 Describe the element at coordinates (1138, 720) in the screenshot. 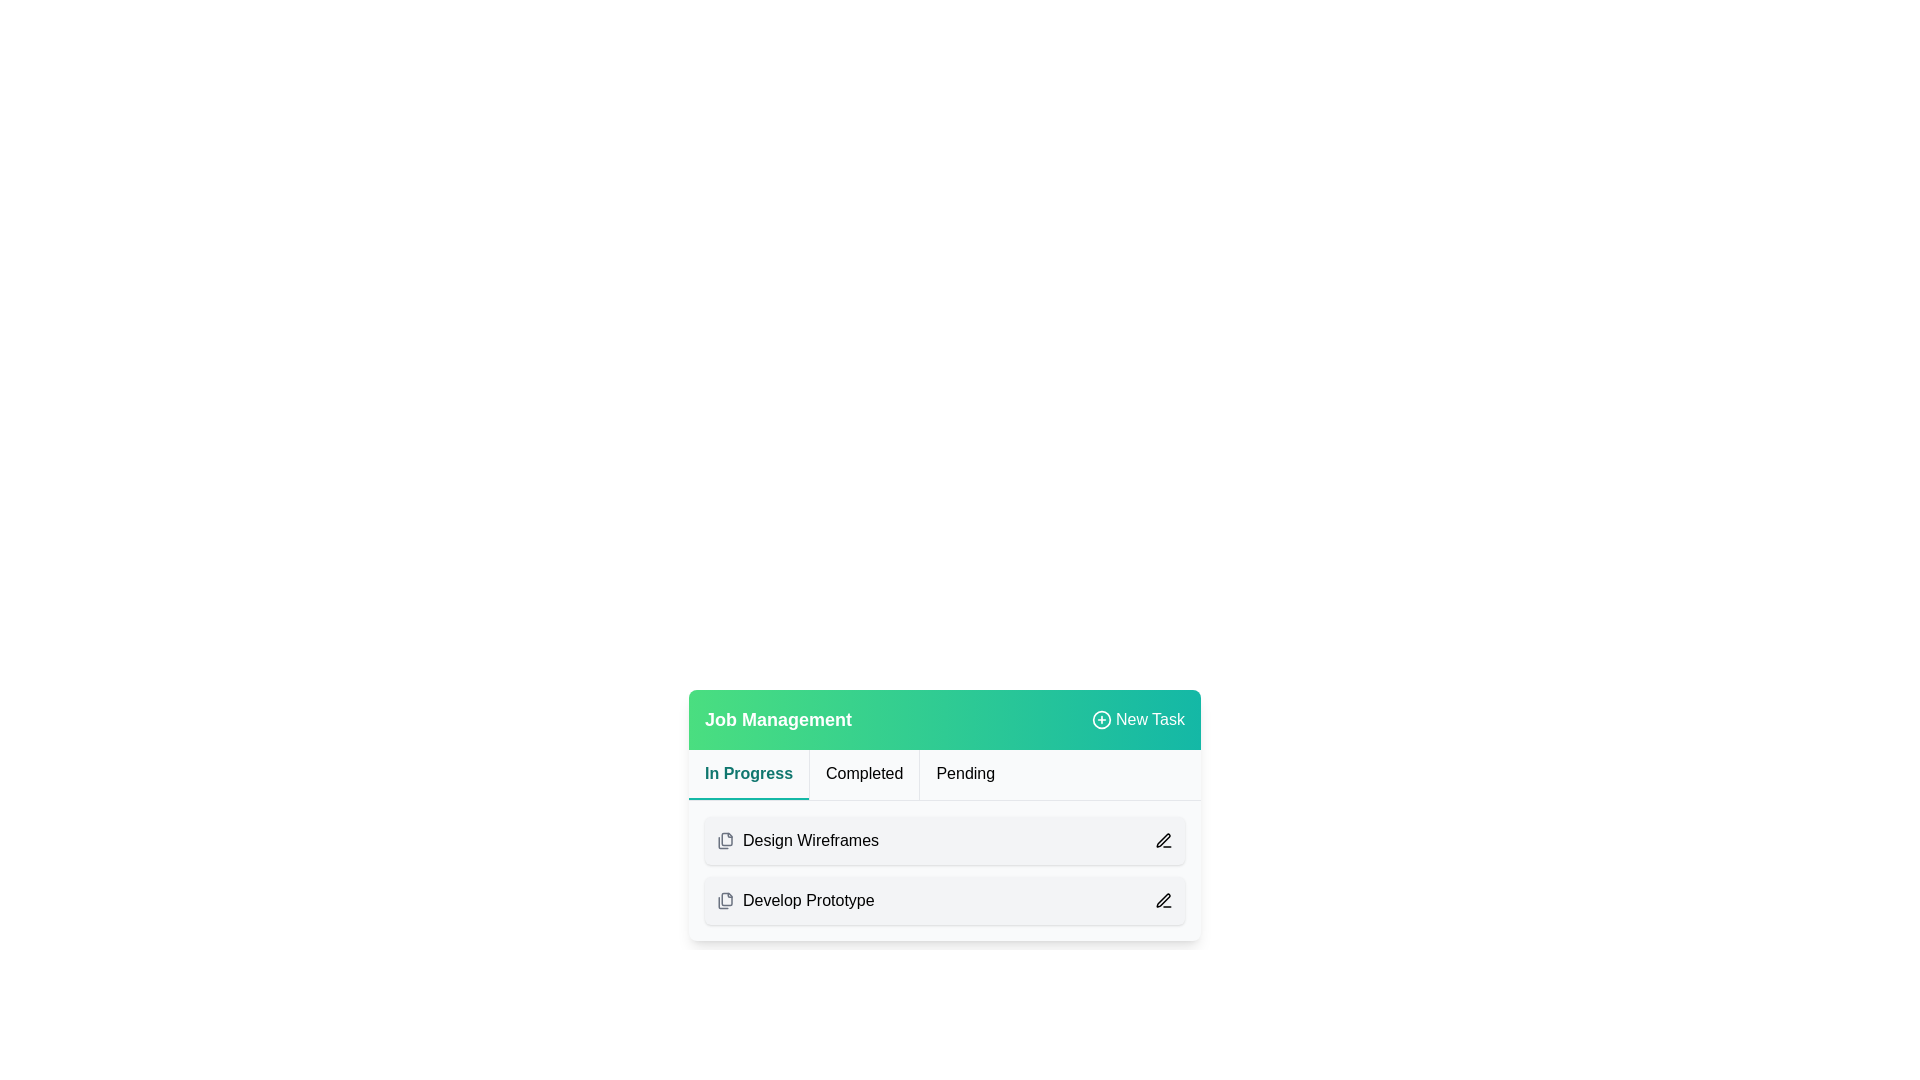

I see `the 'New Task' button with a circular plus icon, located on the right side of the 'Job Management' header` at that location.